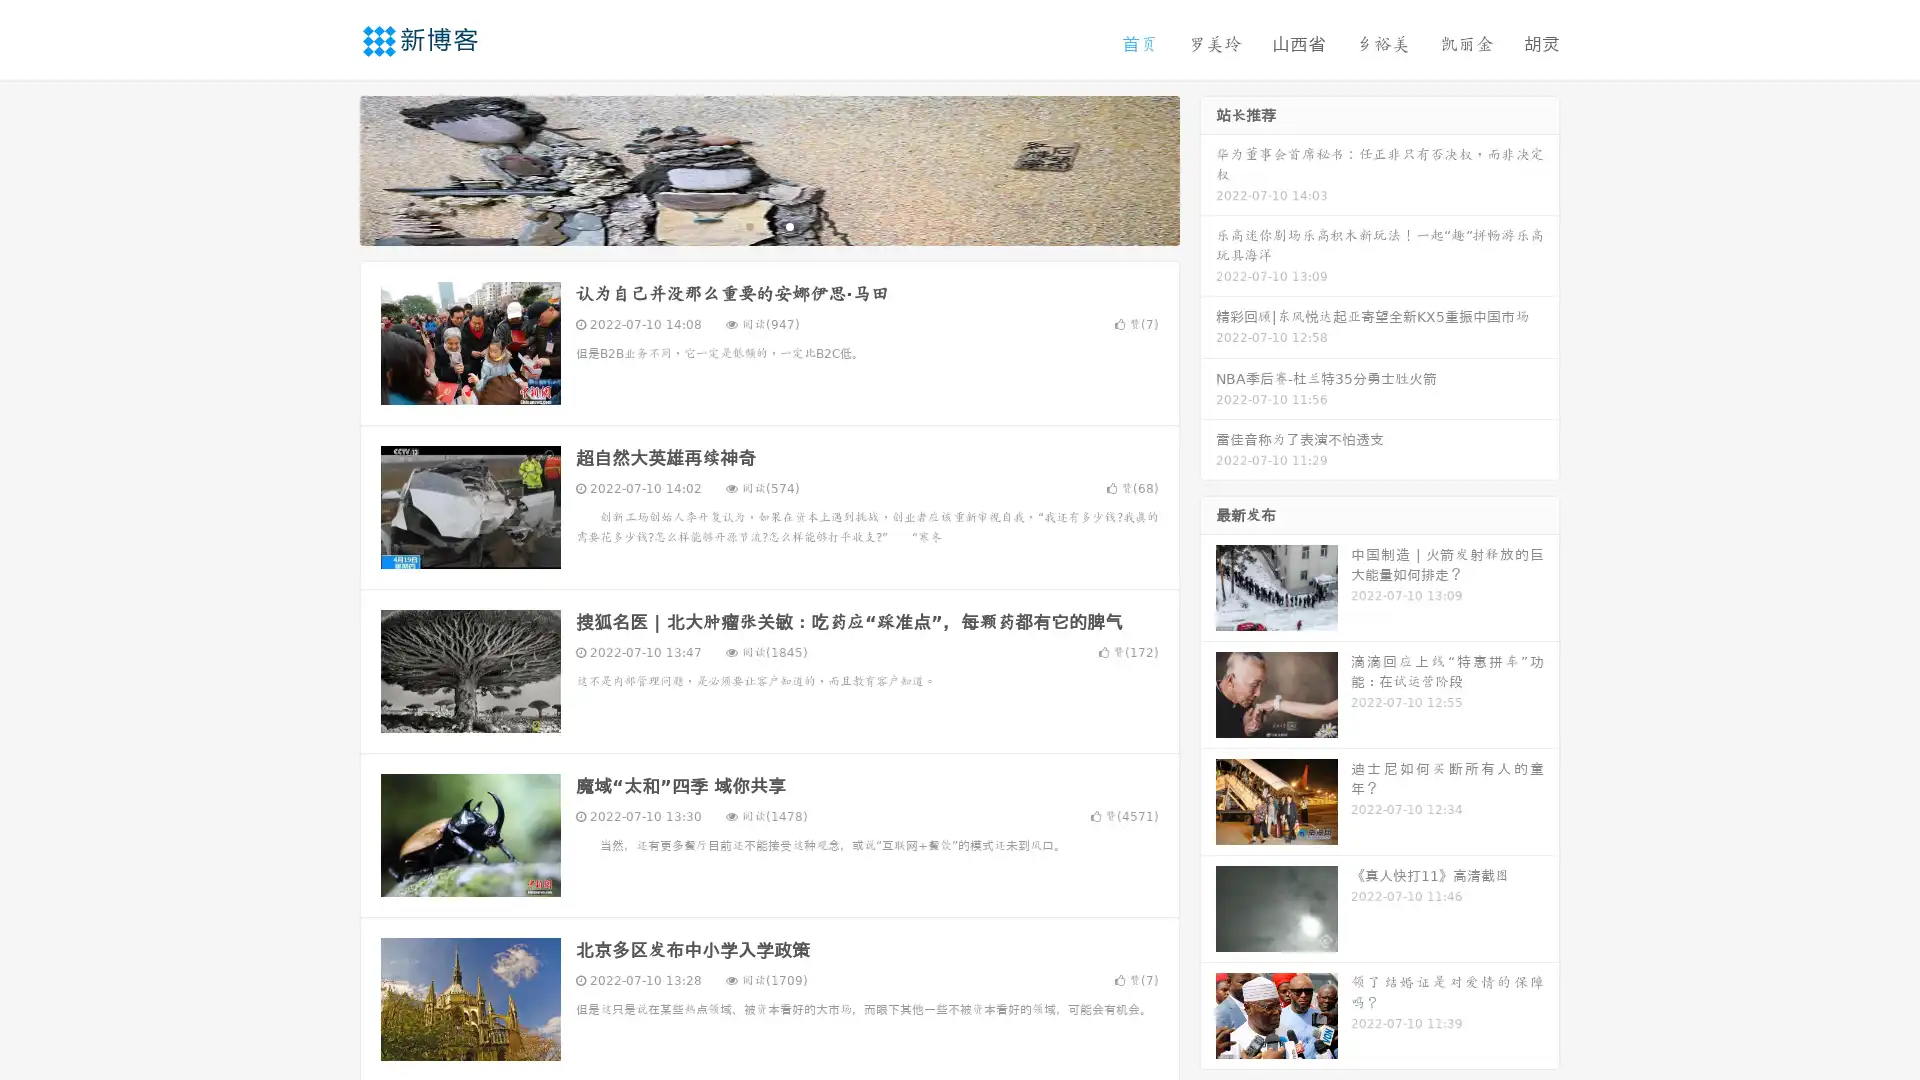 The width and height of the screenshot is (1920, 1080). Describe the element at coordinates (748, 225) in the screenshot. I see `Go to slide 1` at that location.